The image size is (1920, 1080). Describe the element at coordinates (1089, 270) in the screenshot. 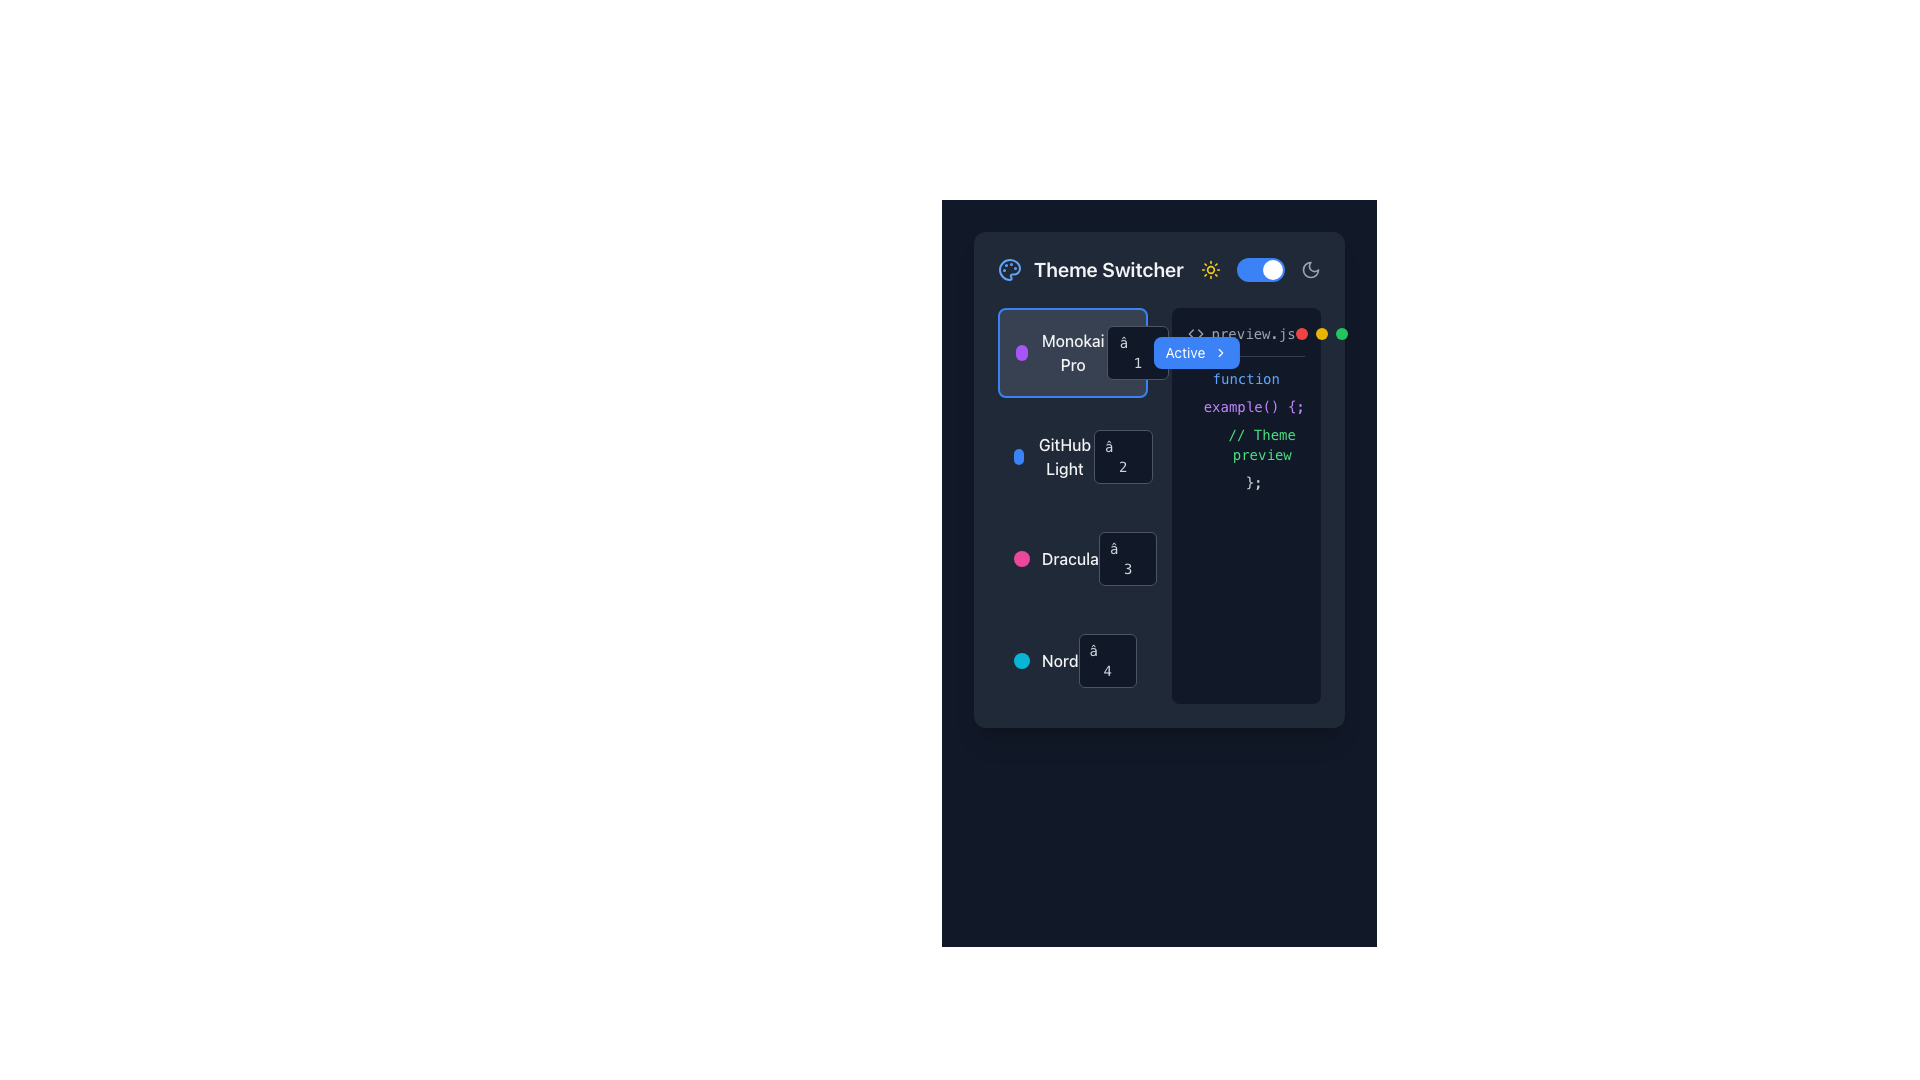

I see `the Label with an Icon that serves as a header for the Theme Switcher section, located at the top-left of the Theme Switcher interface` at that location.